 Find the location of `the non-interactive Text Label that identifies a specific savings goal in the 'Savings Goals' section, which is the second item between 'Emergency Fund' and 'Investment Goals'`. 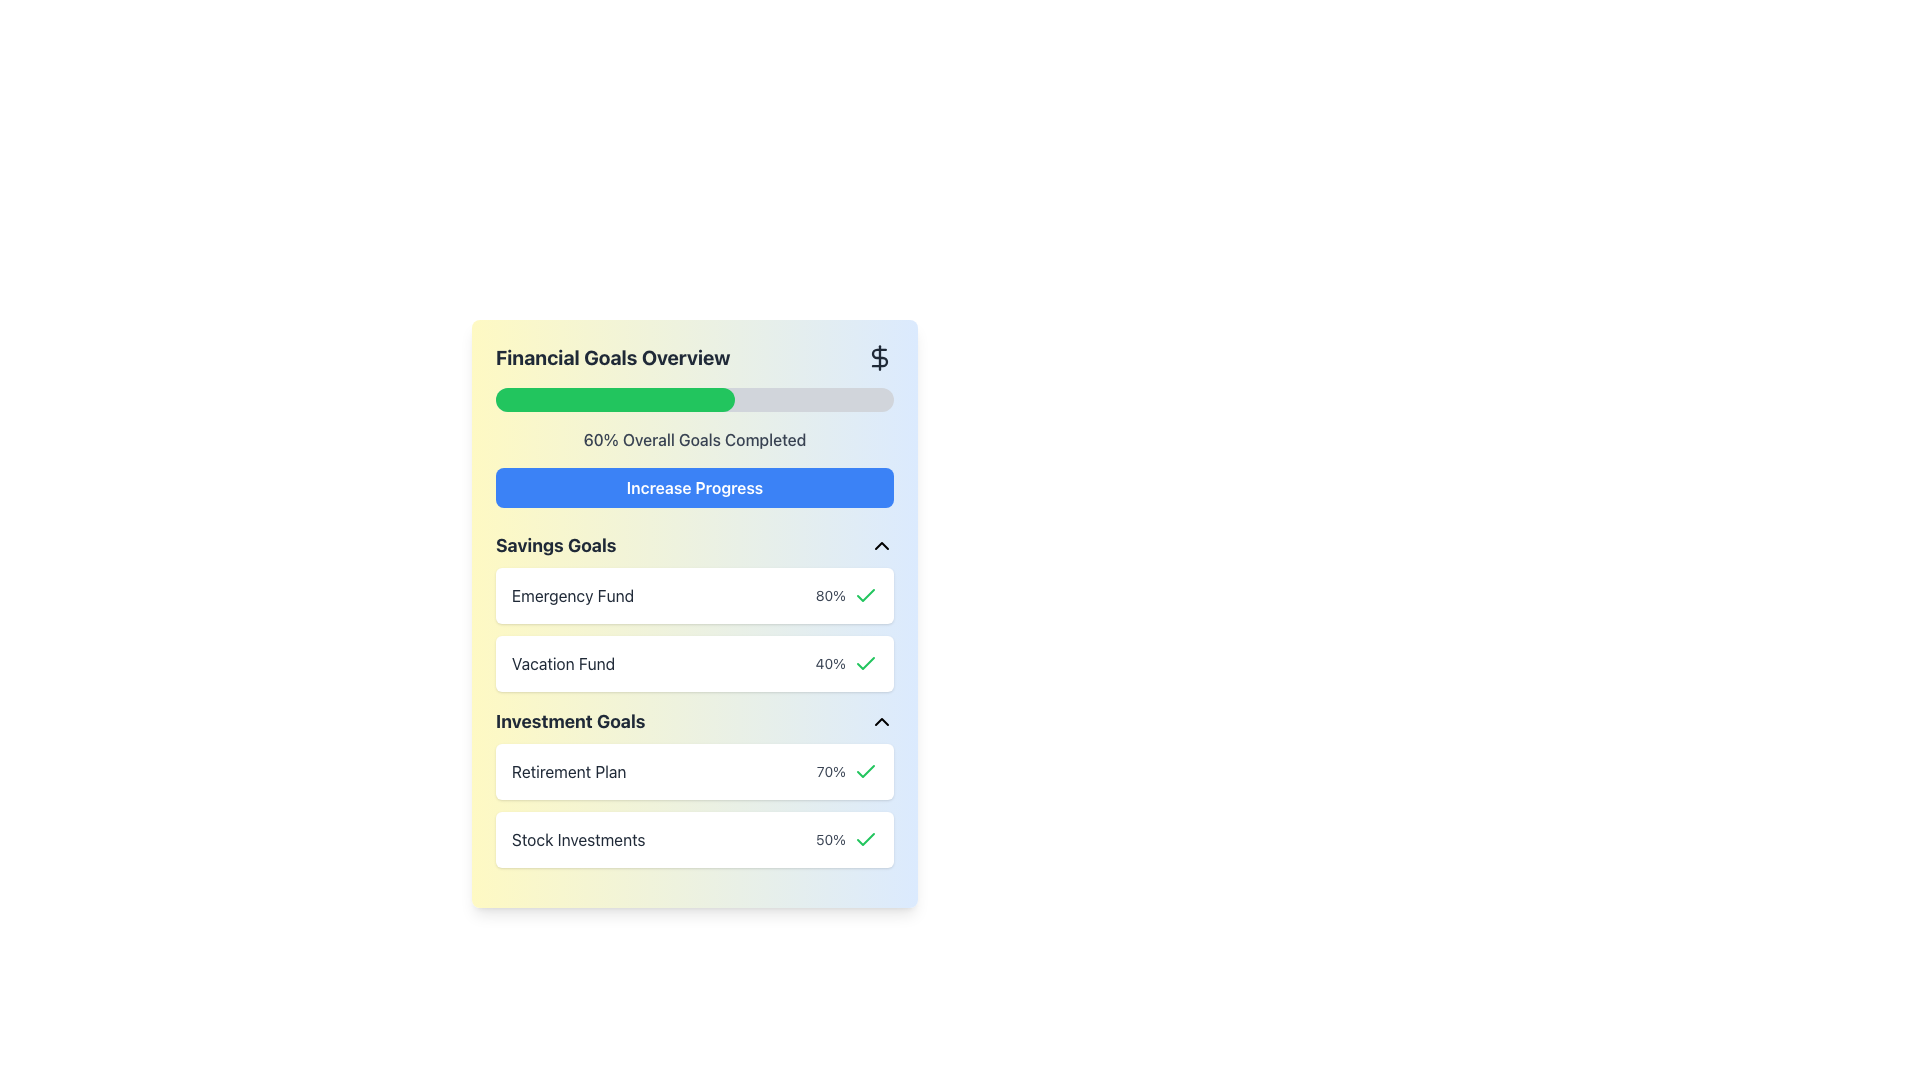

the non-interactive Text Label that identifies a specific savings goal in the 'Savings Goals' section, which is the second item between 'Emergency Fund' and 'Investment Goals' is located at coordinates (562, 663).